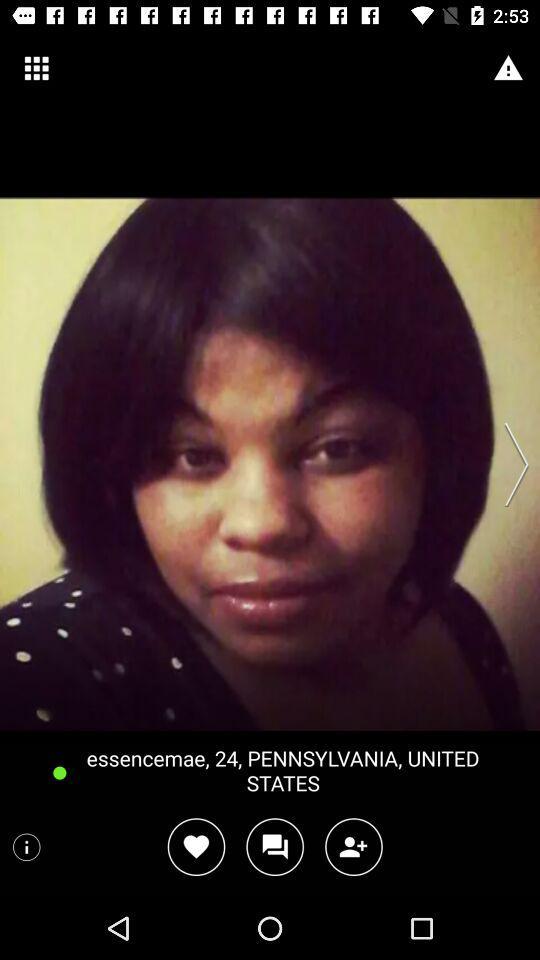 The image size is (540, 960). What do you see at coordinates (274, 846) in the screenshot?
I see `the chat icon` at bounding box center [274, 846].